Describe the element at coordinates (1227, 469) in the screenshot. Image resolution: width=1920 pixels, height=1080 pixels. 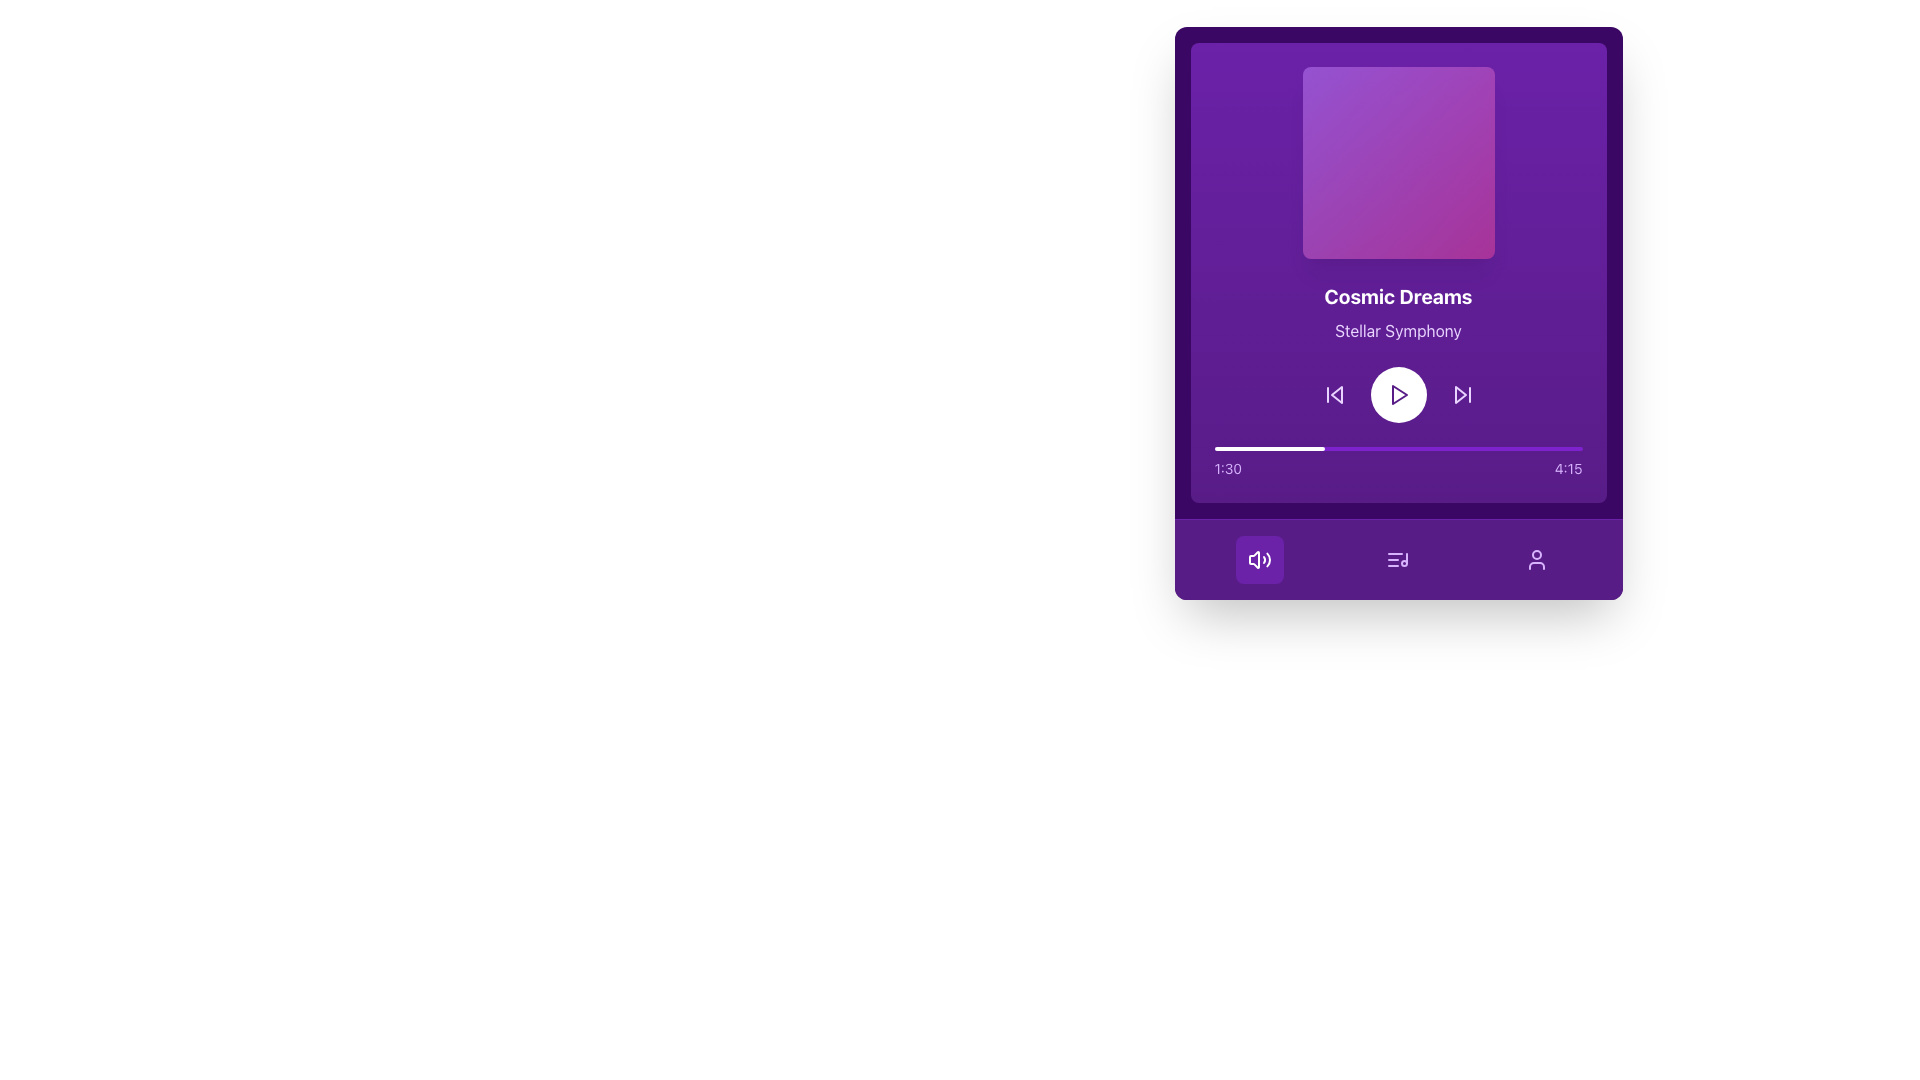
I see `text label indicating the elapsed time of the media being played in the music player, located at the beginning of the progress bar area` at that location.